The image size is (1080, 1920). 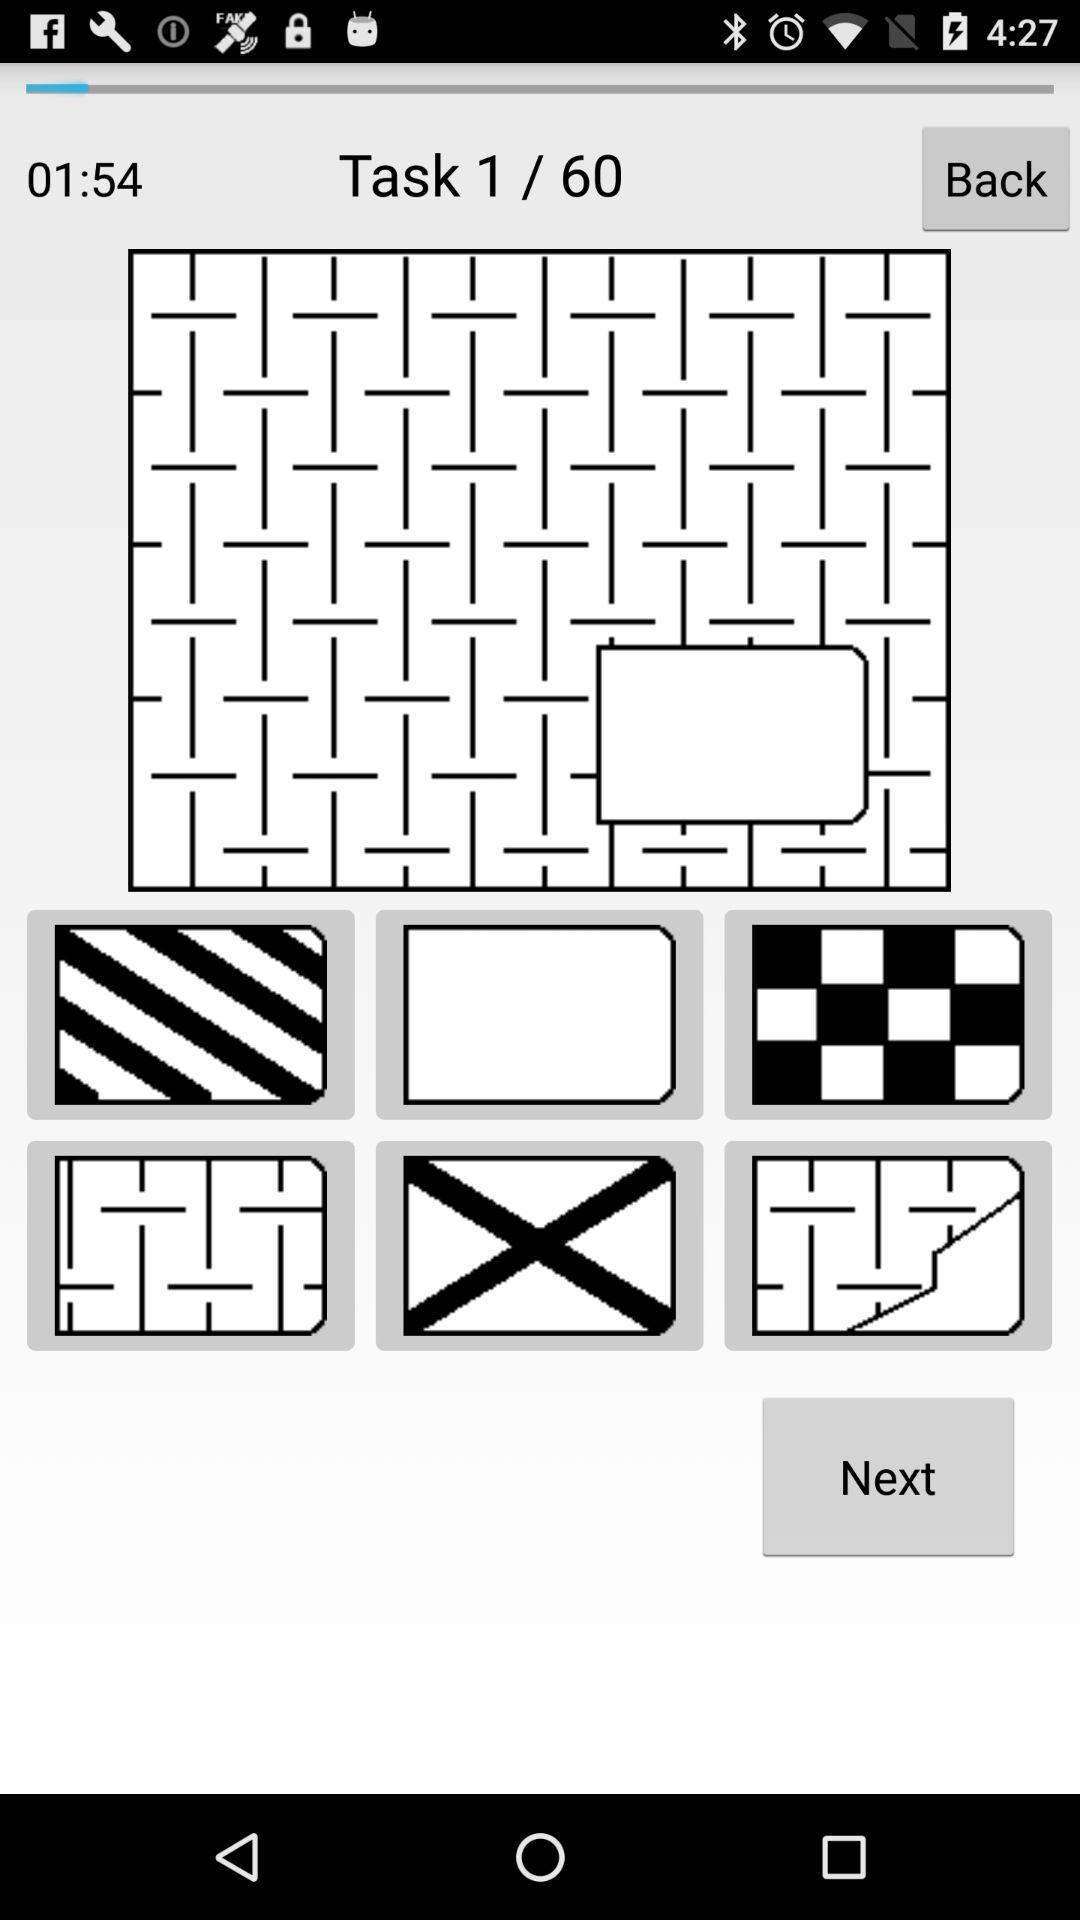 What do you see at coordinates (190, 1014) in the screenshot?
I see `pattern answer` at bounding box center [190, 1014].